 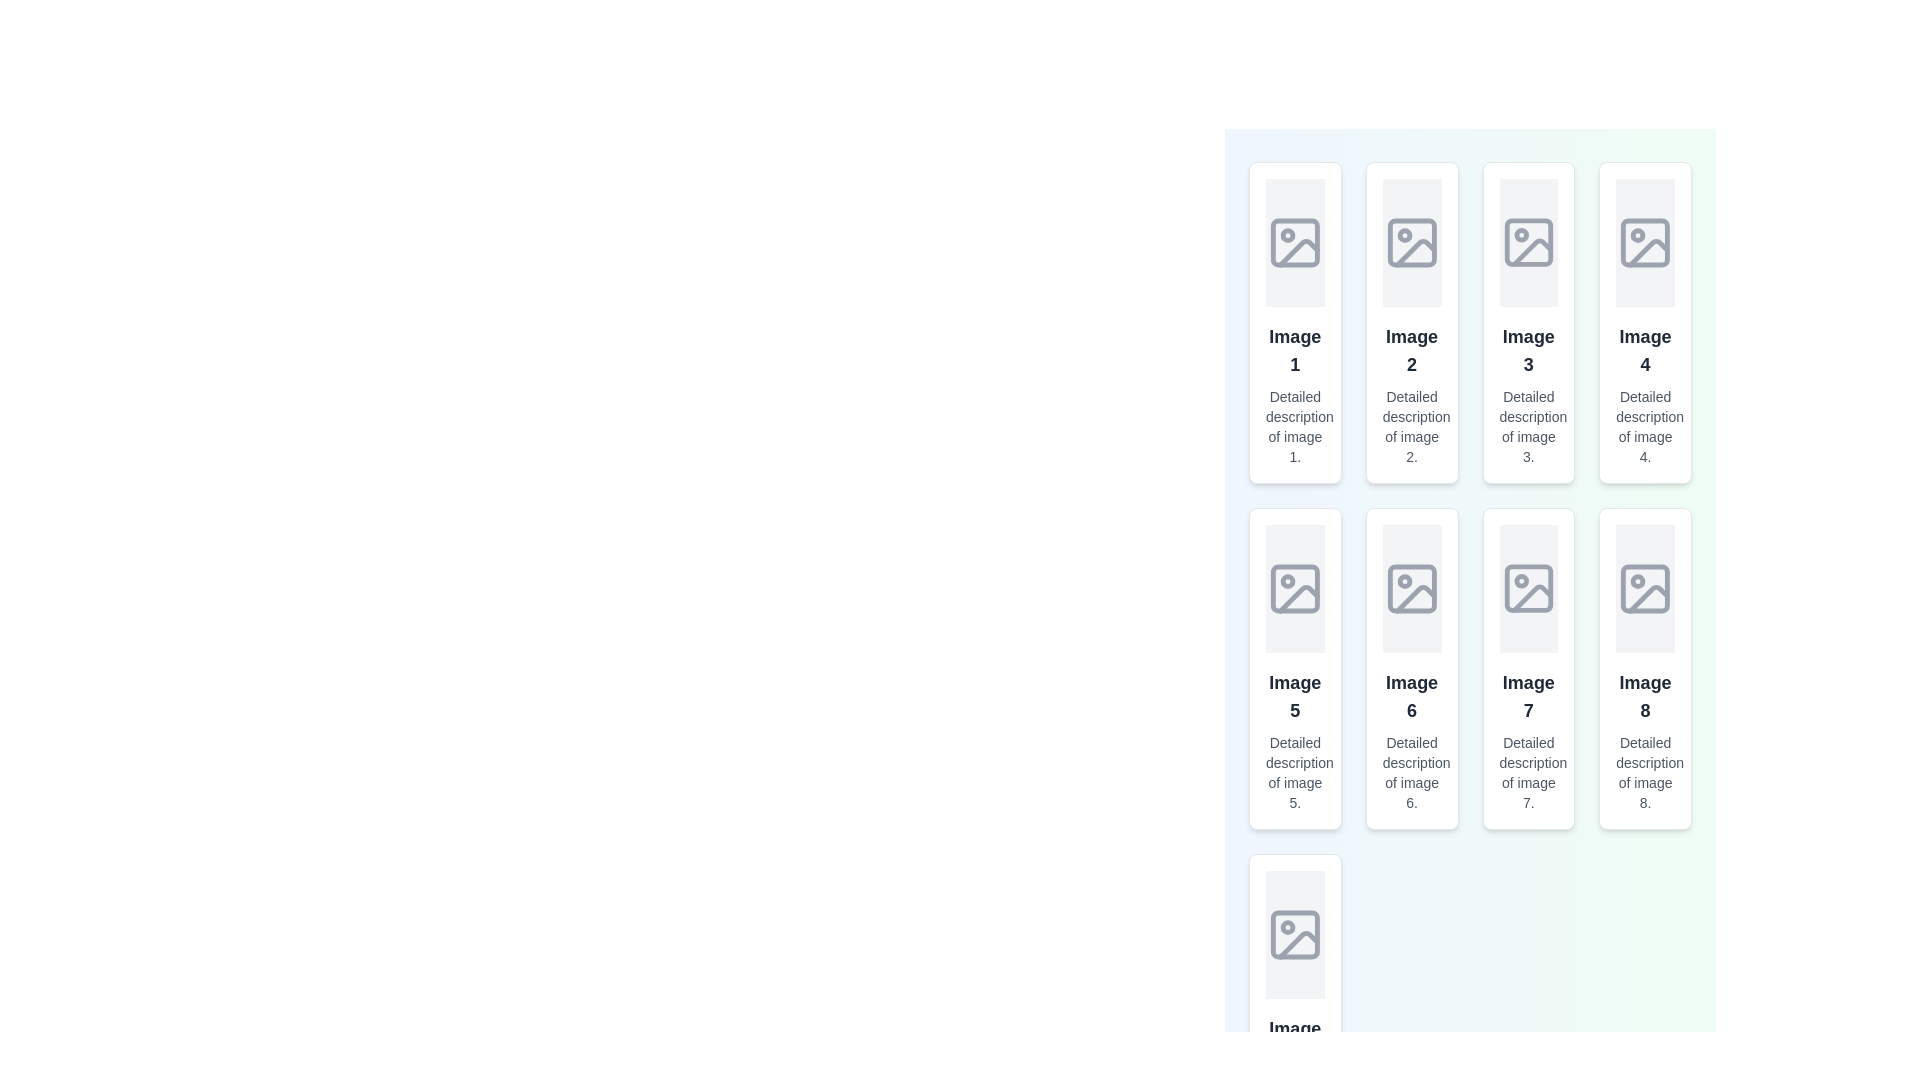 I want to click on the label that serves as a title for 'Image 7', located in the second row and third column of the grid layout, so click(x=1527, y=696).